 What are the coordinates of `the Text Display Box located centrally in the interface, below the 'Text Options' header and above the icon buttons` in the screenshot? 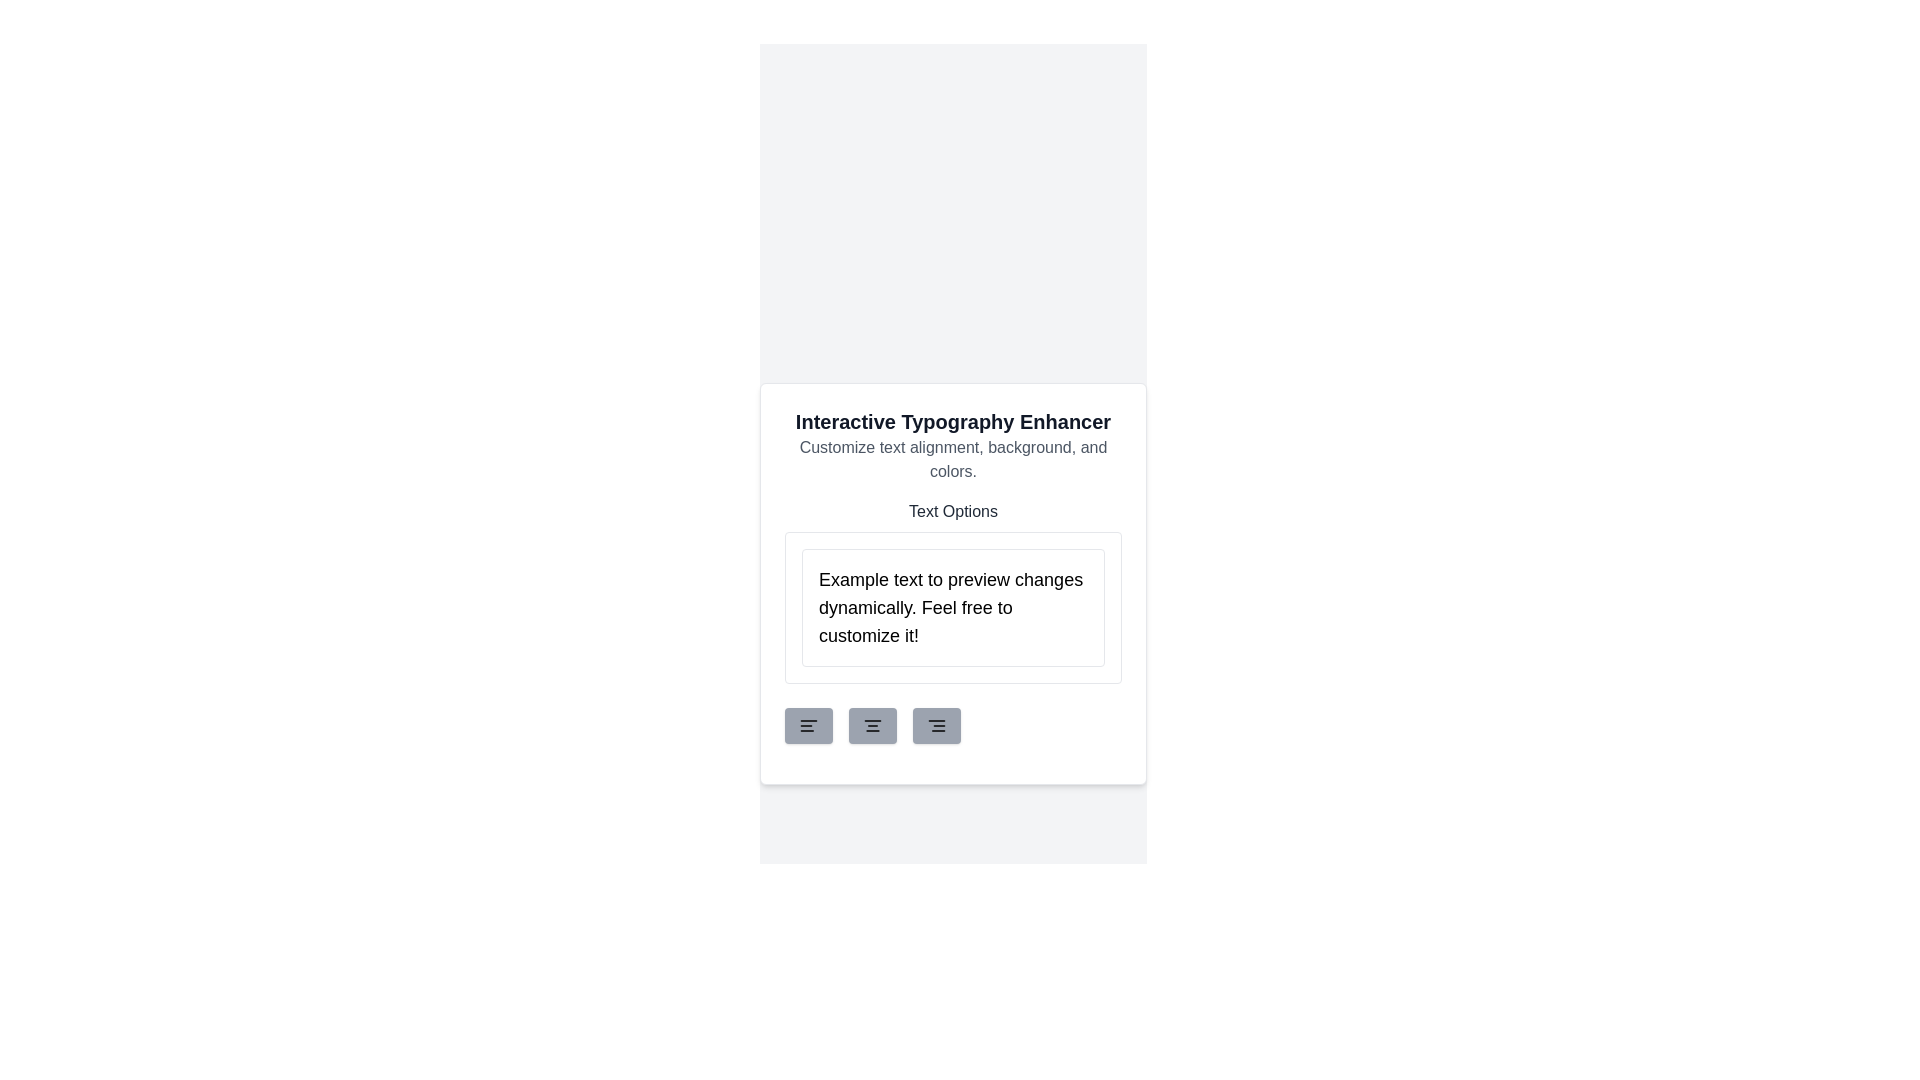 It's located at (952, 590).